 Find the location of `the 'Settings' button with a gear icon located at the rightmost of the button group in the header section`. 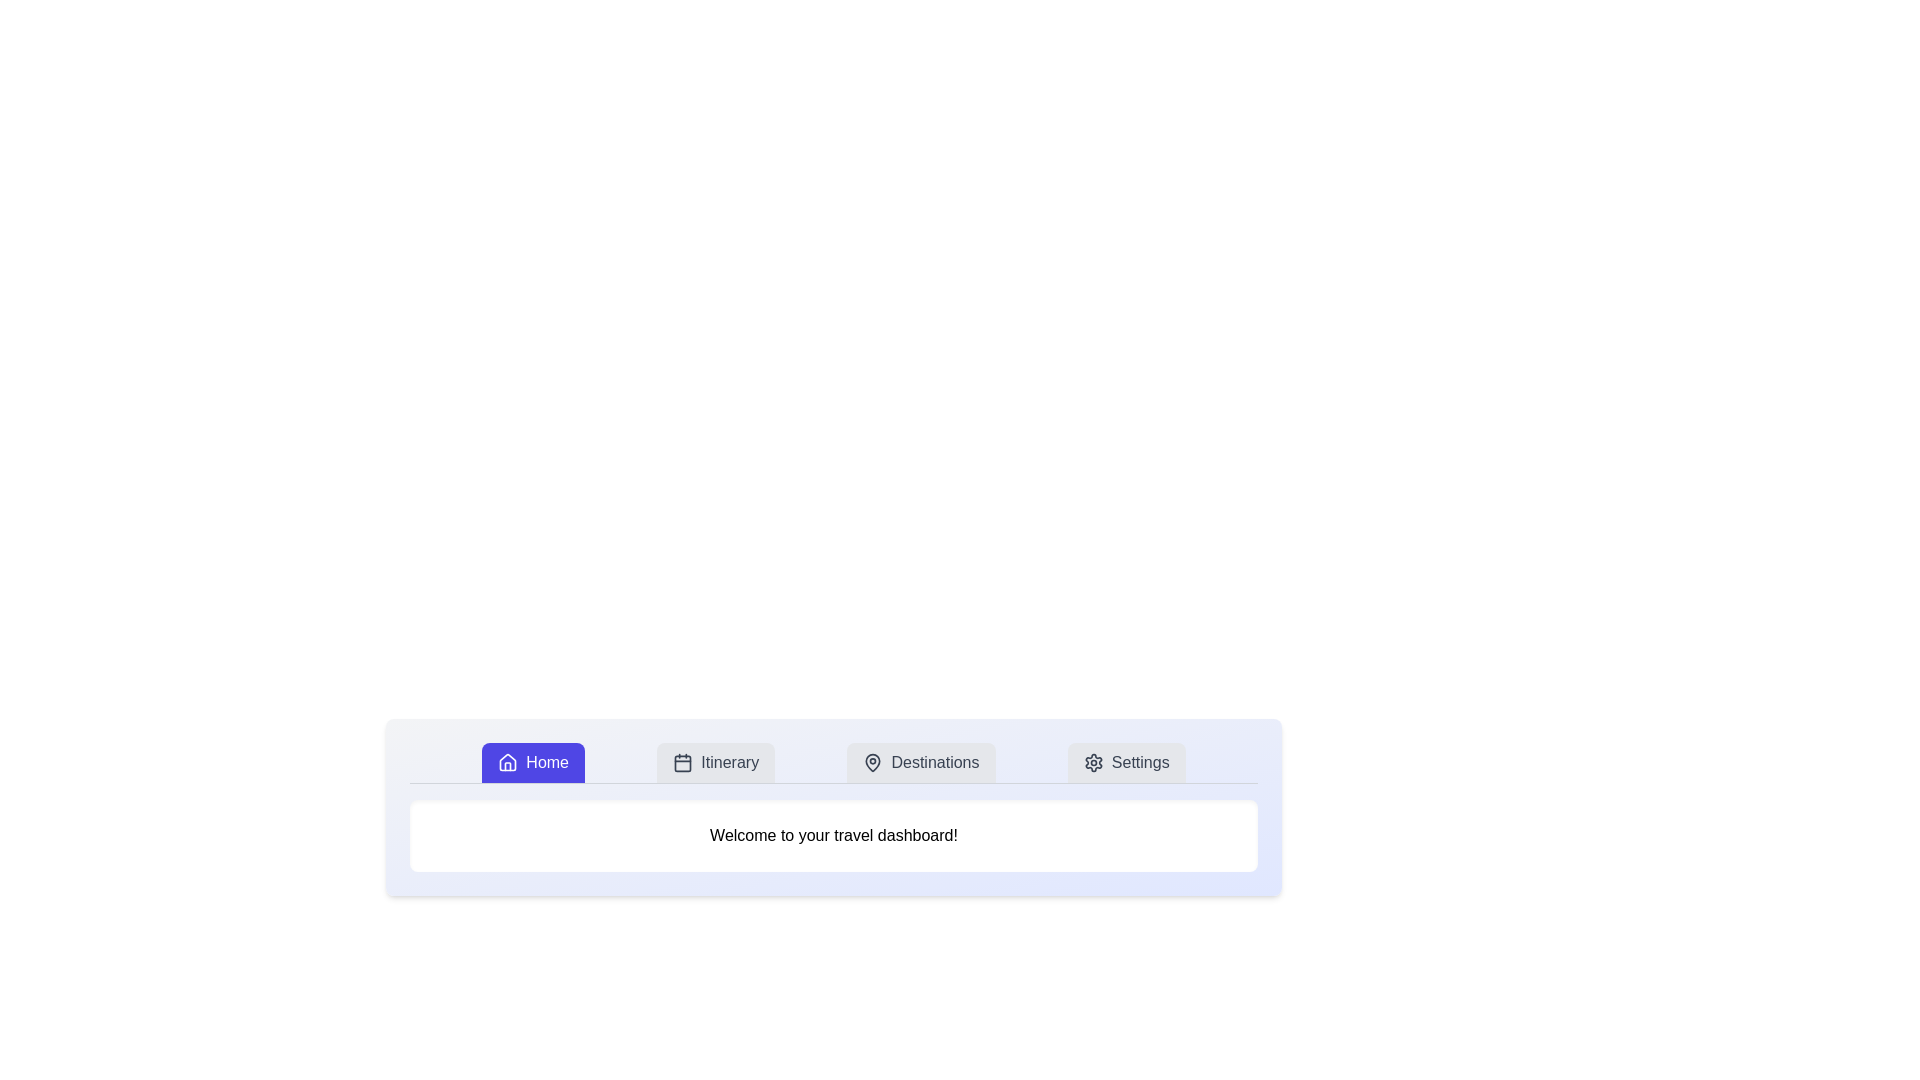

the 'Settings' button with a gear icon located at the rightmost of the button group in the header section is located at coordinates (1126, 763).